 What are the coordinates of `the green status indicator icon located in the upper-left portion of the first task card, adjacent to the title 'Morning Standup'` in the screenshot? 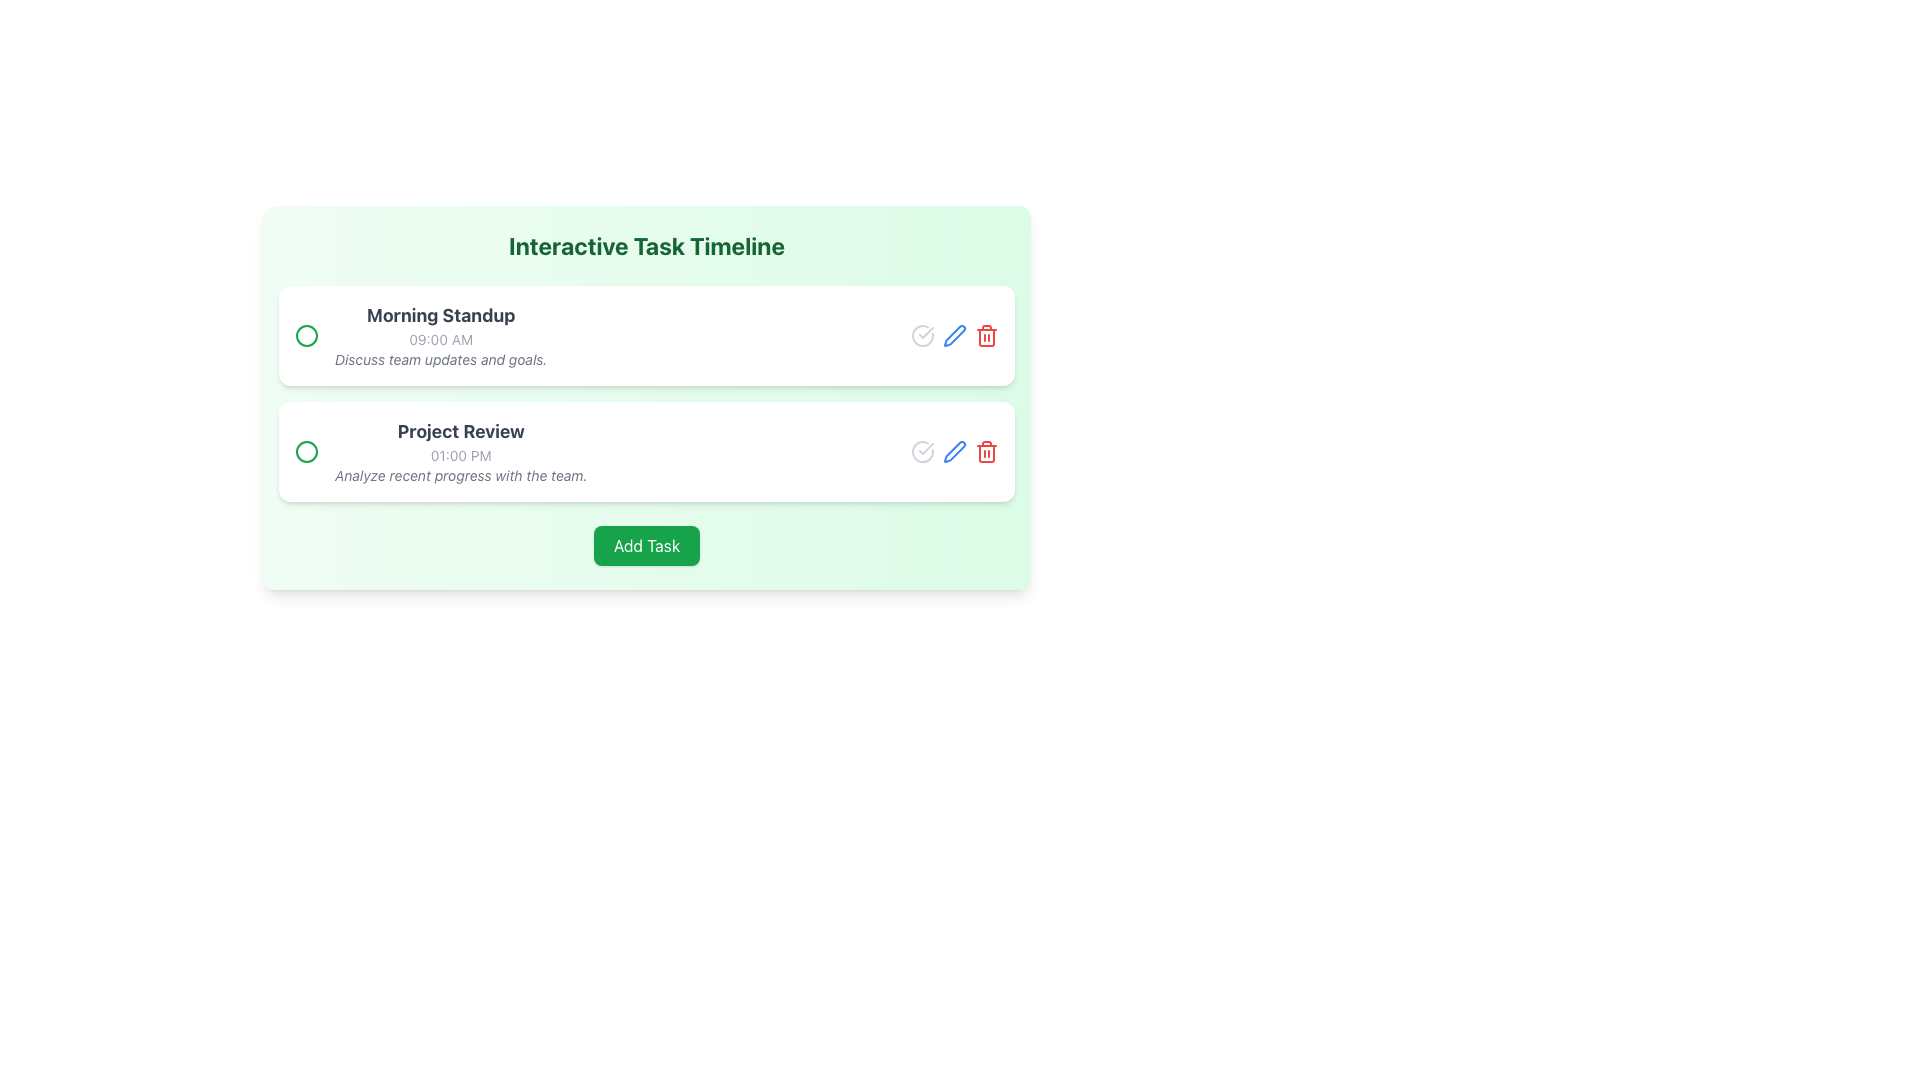 It's located at (306, 334).